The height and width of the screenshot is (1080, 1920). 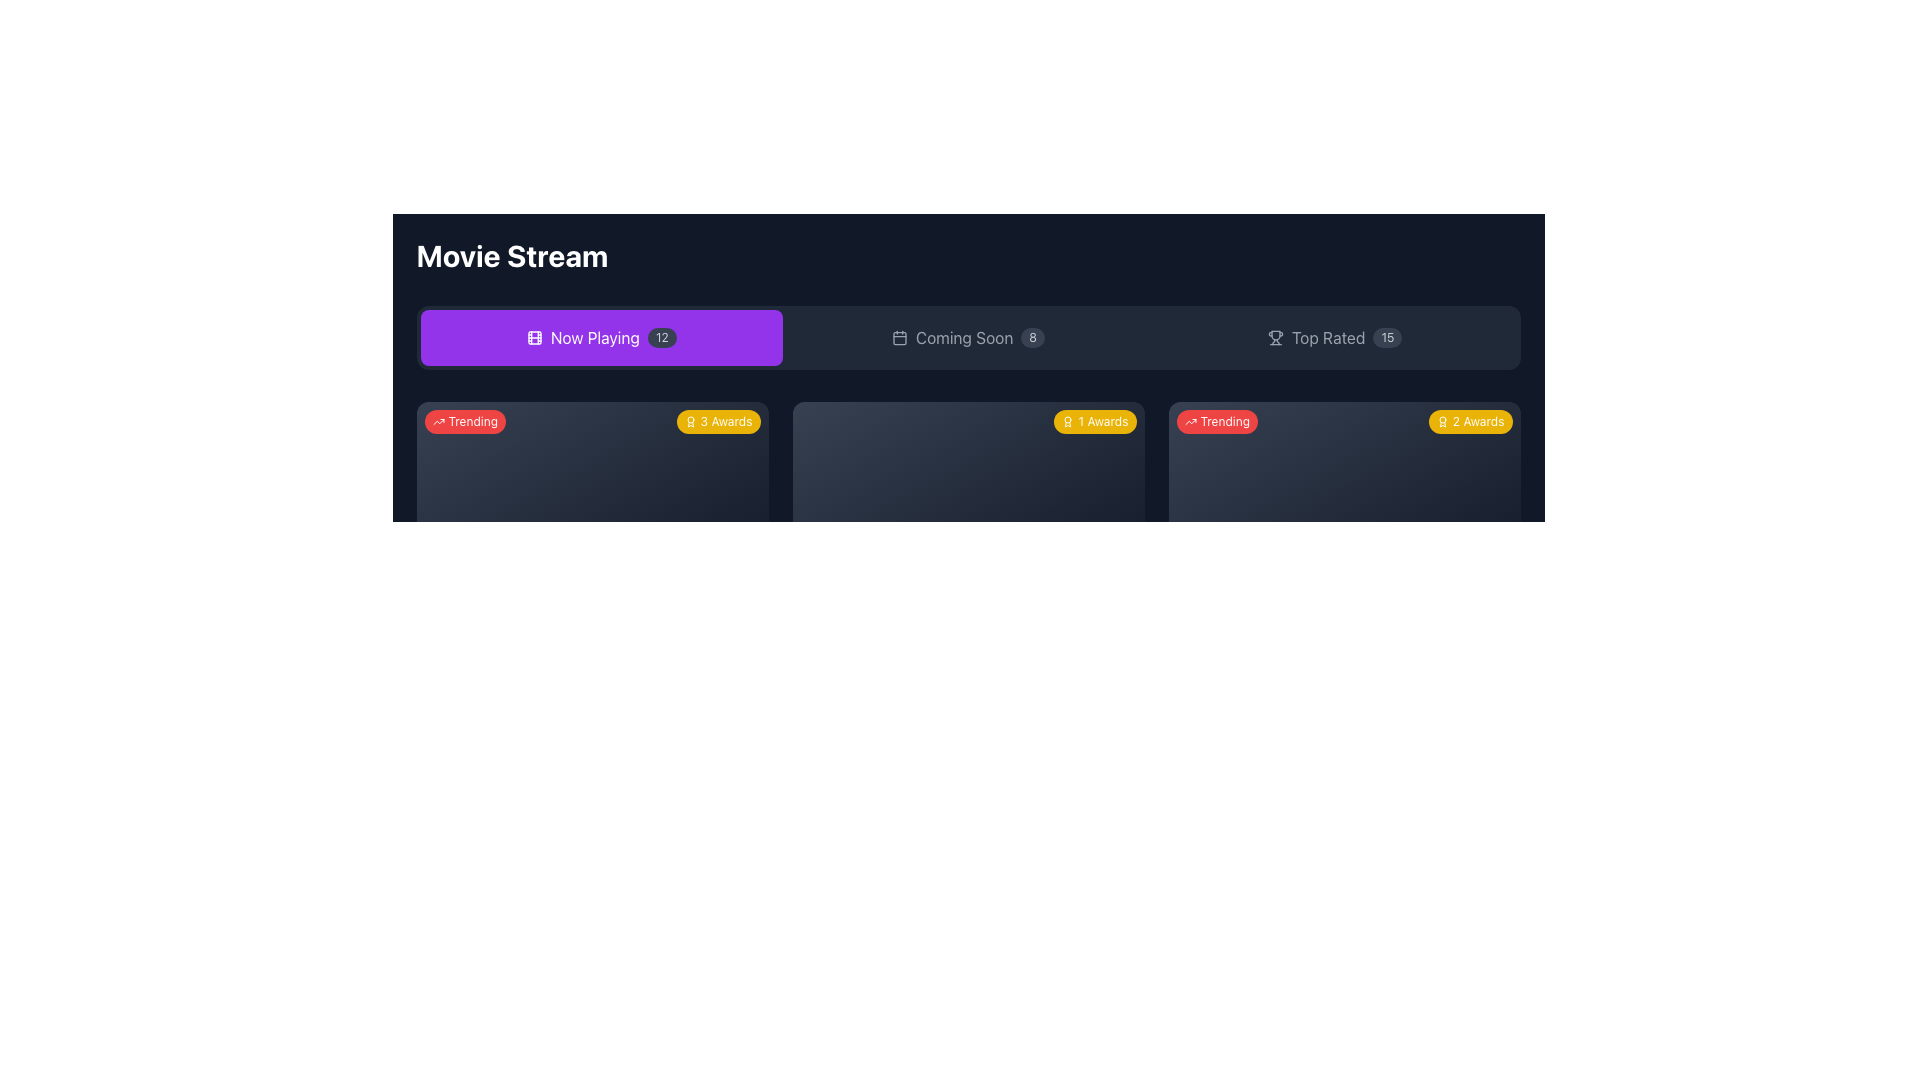 What do you see at coordinates (968, 337) in the screenshot?
I see `the middle button with icon and text, which serves as a navigation option for upcoming features, located between the 'Now Playing' button styled in purple and the 'Top Rated' button` at bounding box center [968, 337].